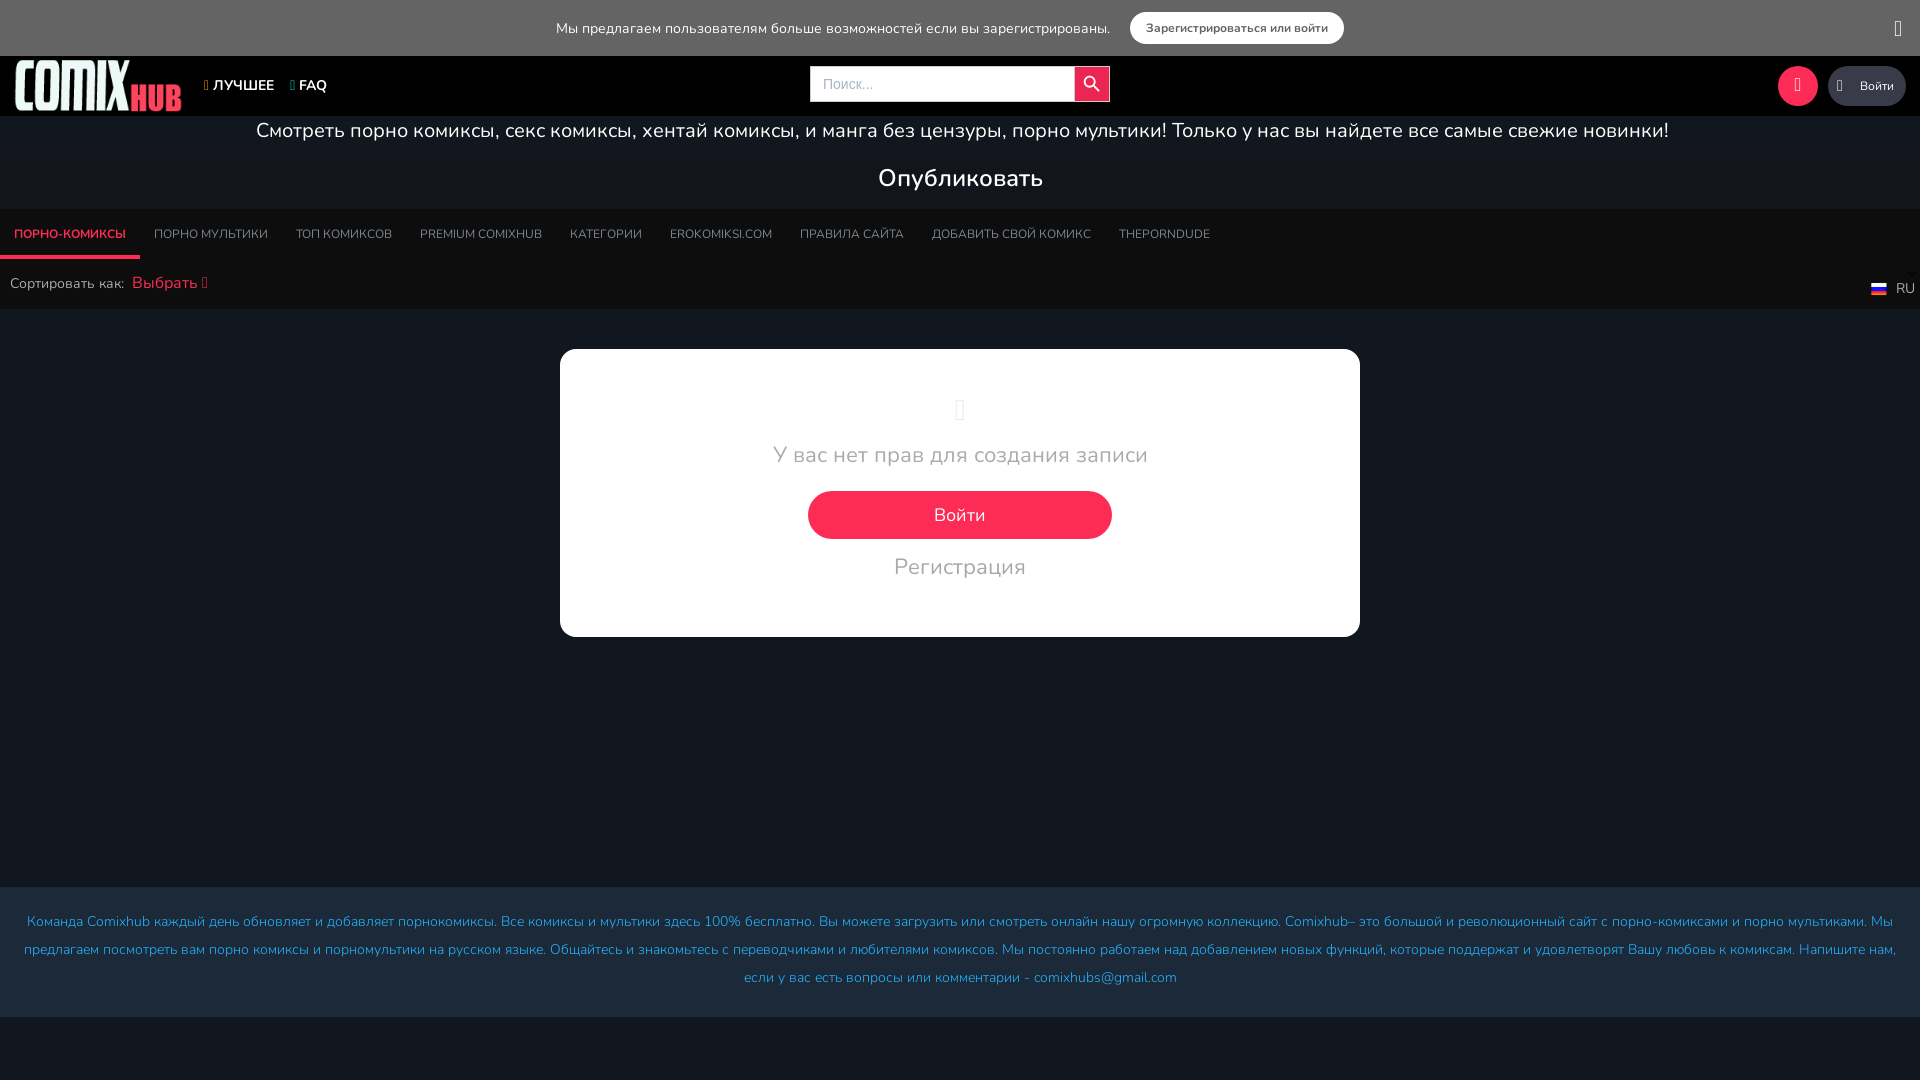 The width and height of the screenshot is (1920, 1080). What do you see at coordinates (307, 84) in the screenshot?
I see `'FAQ'` at bounding box center [307, 84].